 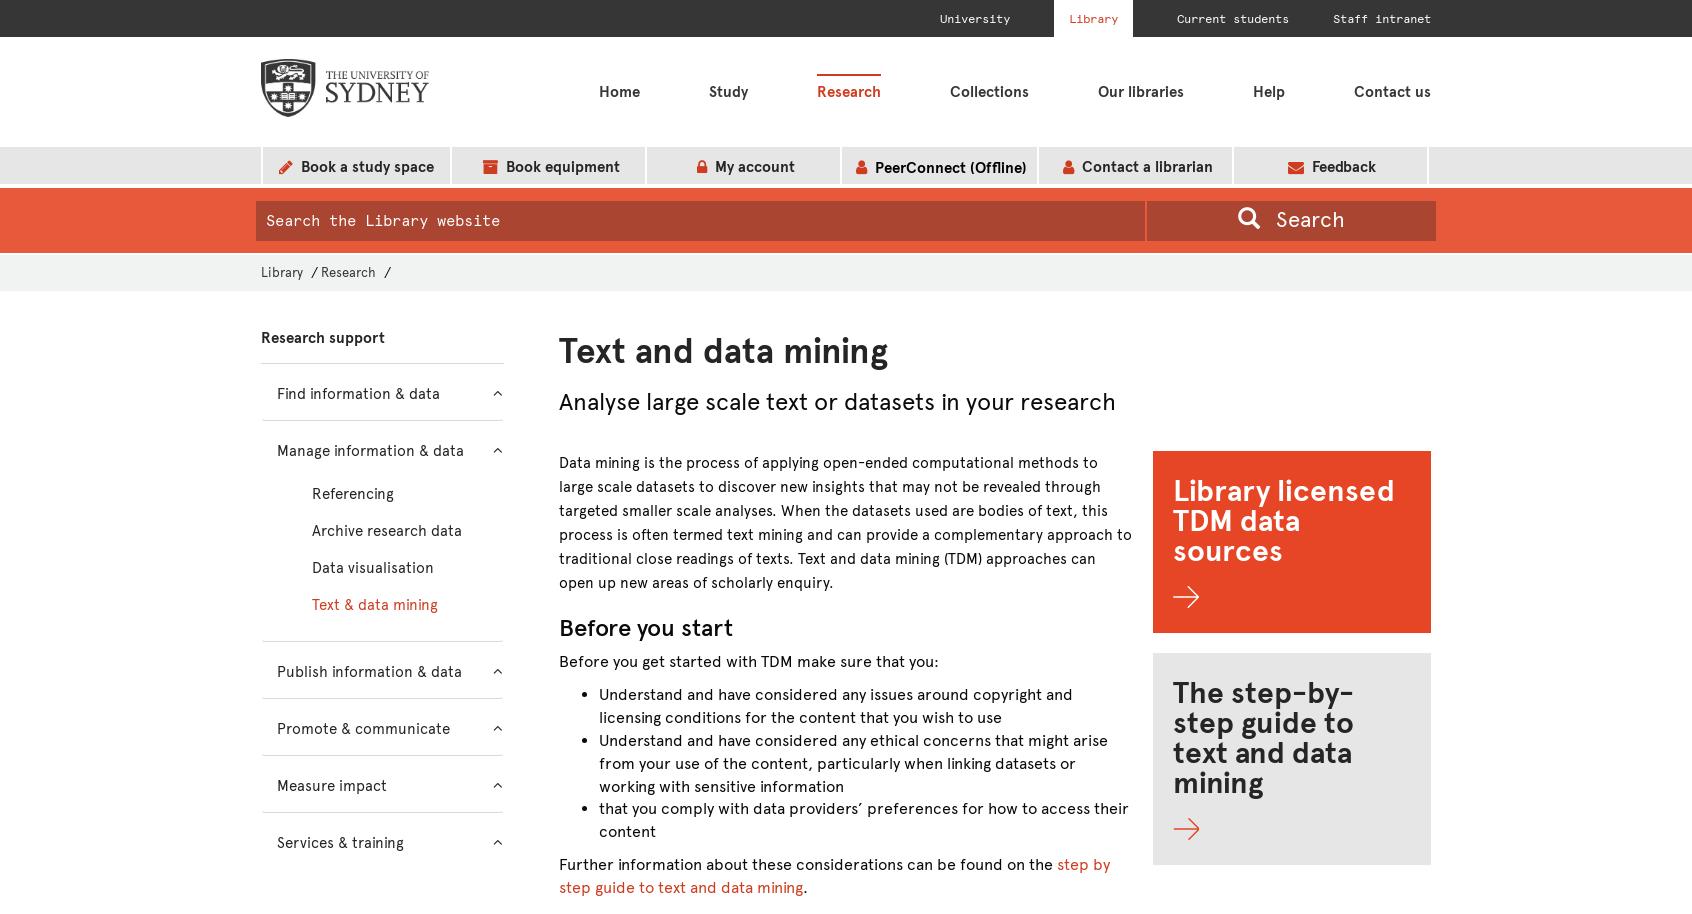 I want to click on 'Home', so click(x=596, y=92).